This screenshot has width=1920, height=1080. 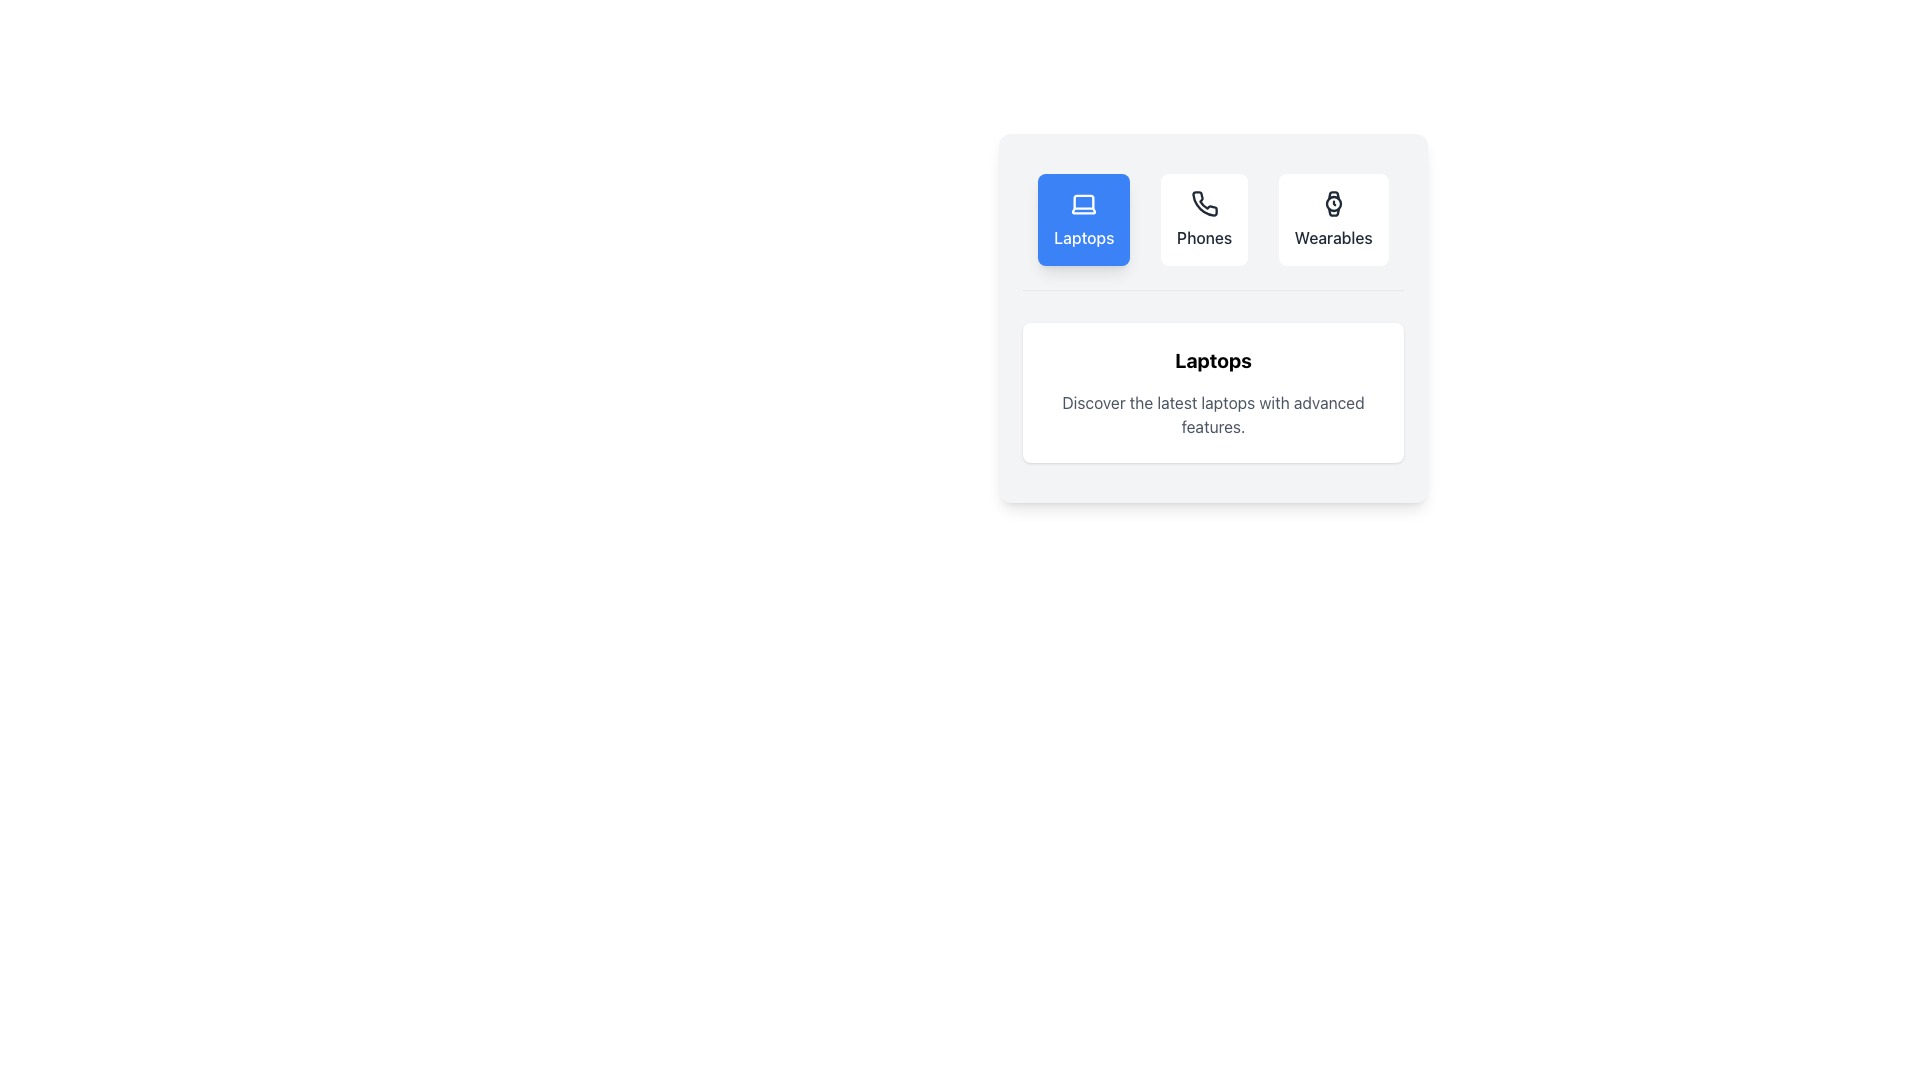 I want to click on the phone icon, which is a minimalist design element located in the middle right of the card interface, so click(x=1203, y=204).